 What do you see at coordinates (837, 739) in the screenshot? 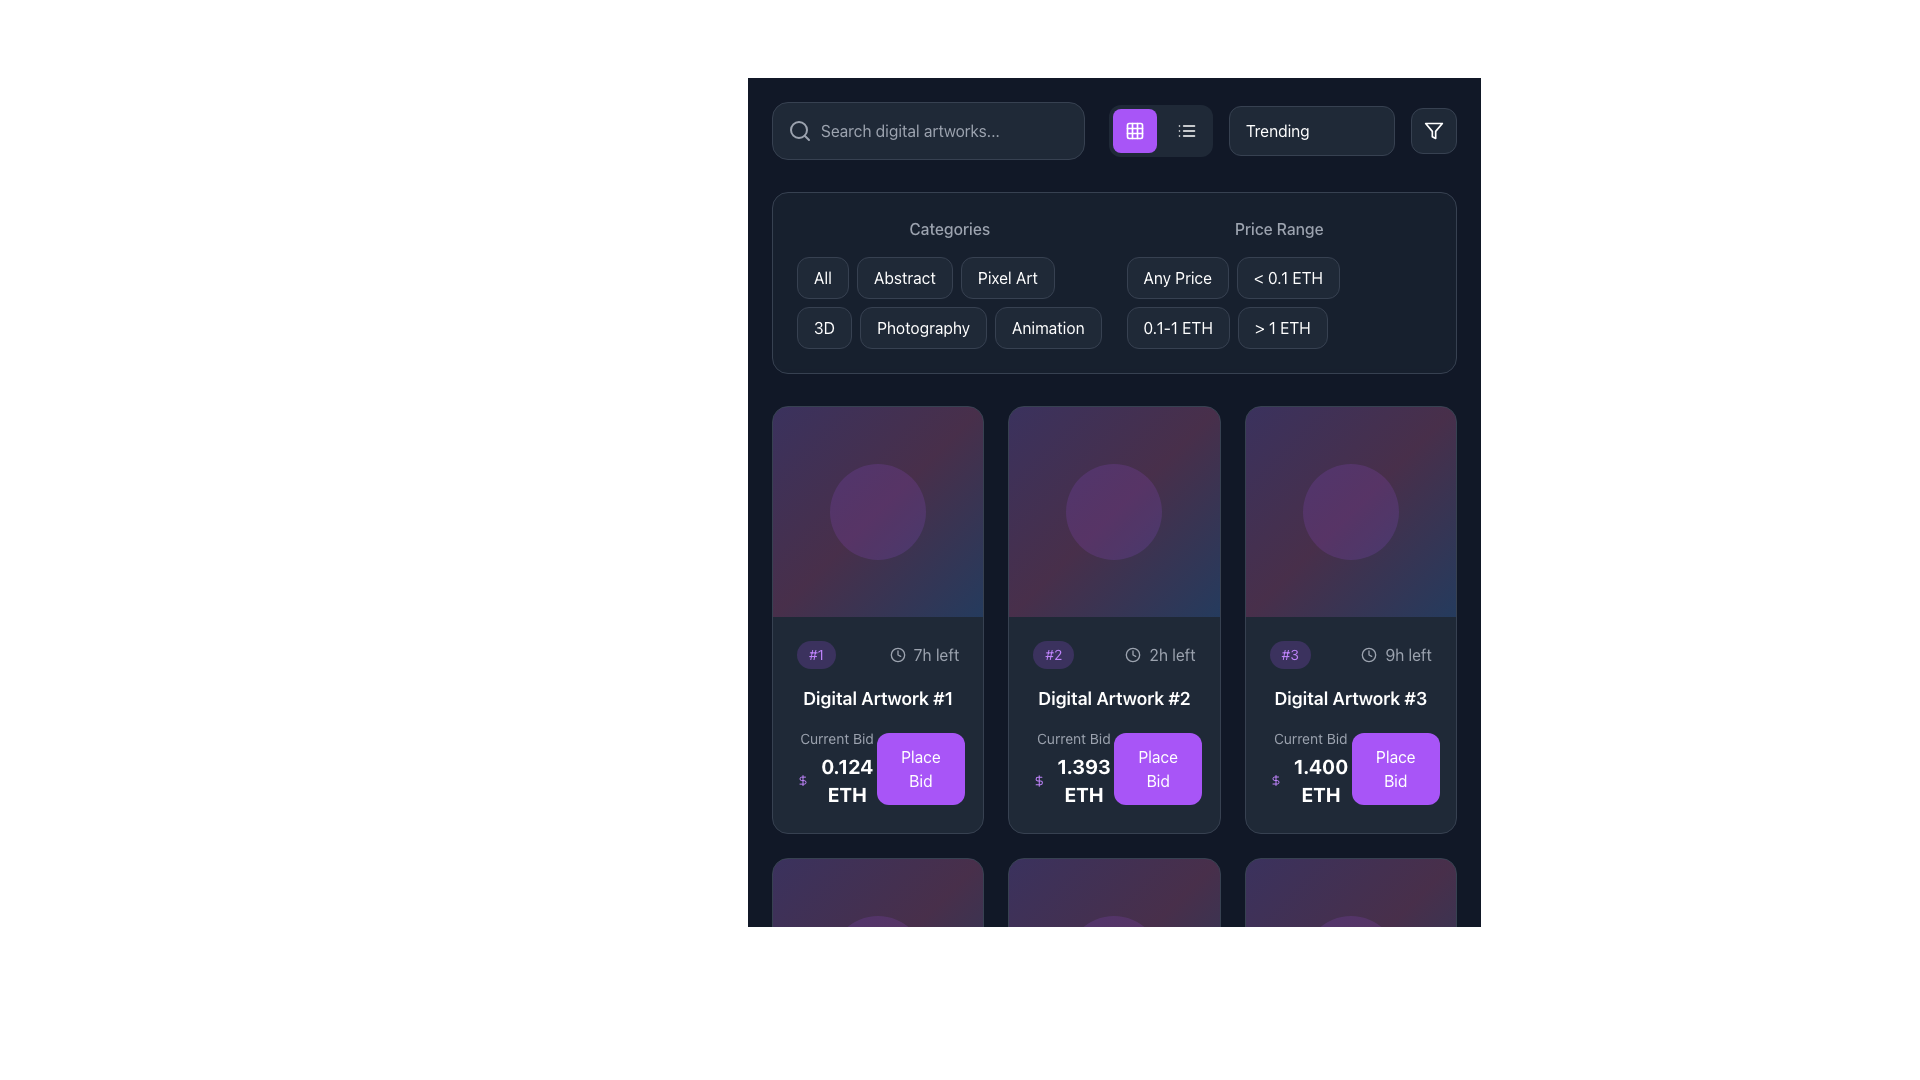
I see `the text label displaying 'Current Bid' located in the top-left corner of the first auction card` at bounding box center [837, 739].